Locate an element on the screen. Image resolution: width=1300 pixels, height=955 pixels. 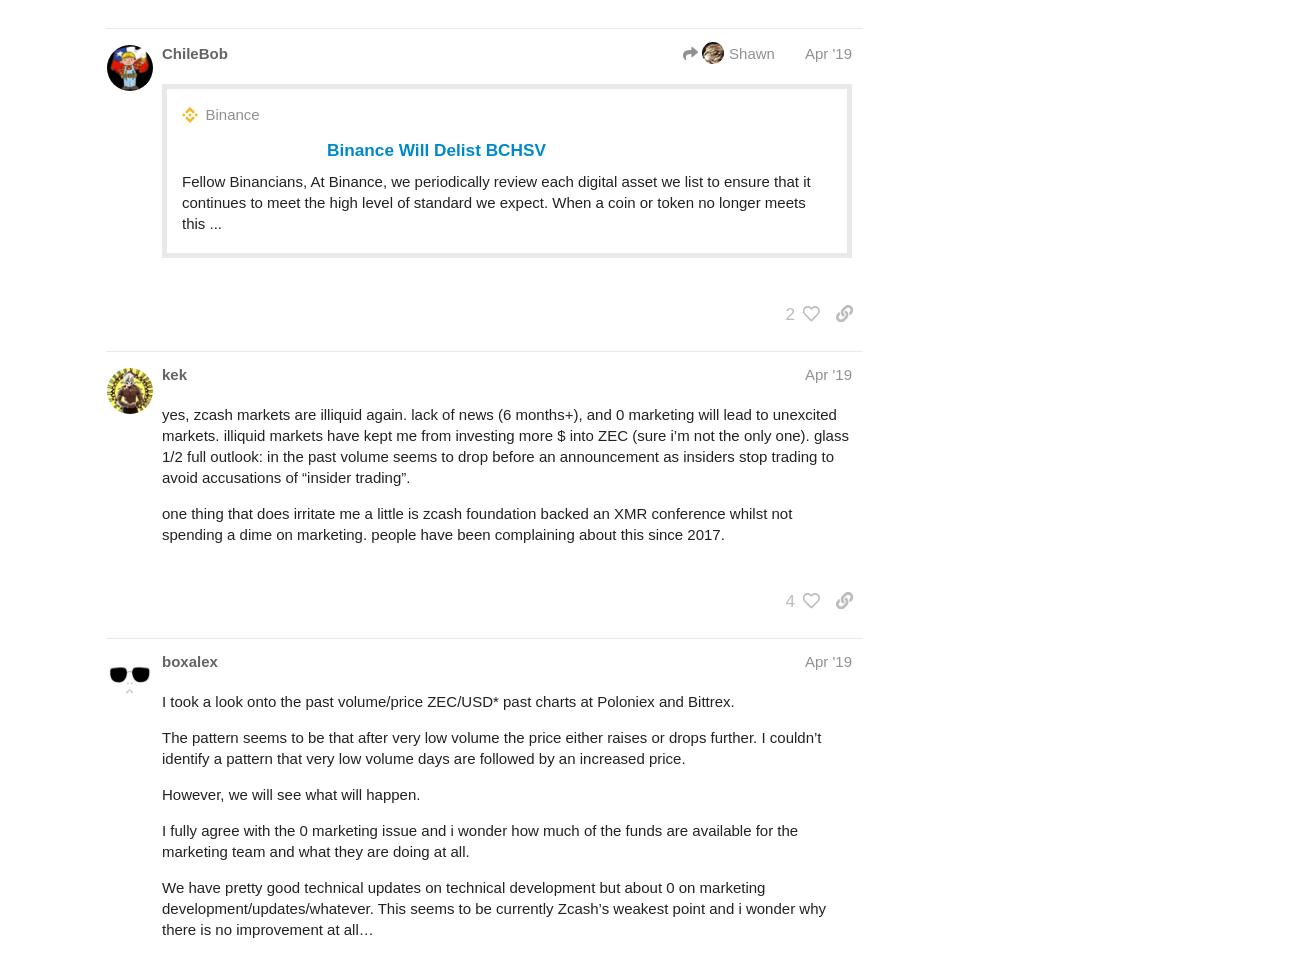
'Binance Will Delist BCHSV' is located at coordinates (325, 149).